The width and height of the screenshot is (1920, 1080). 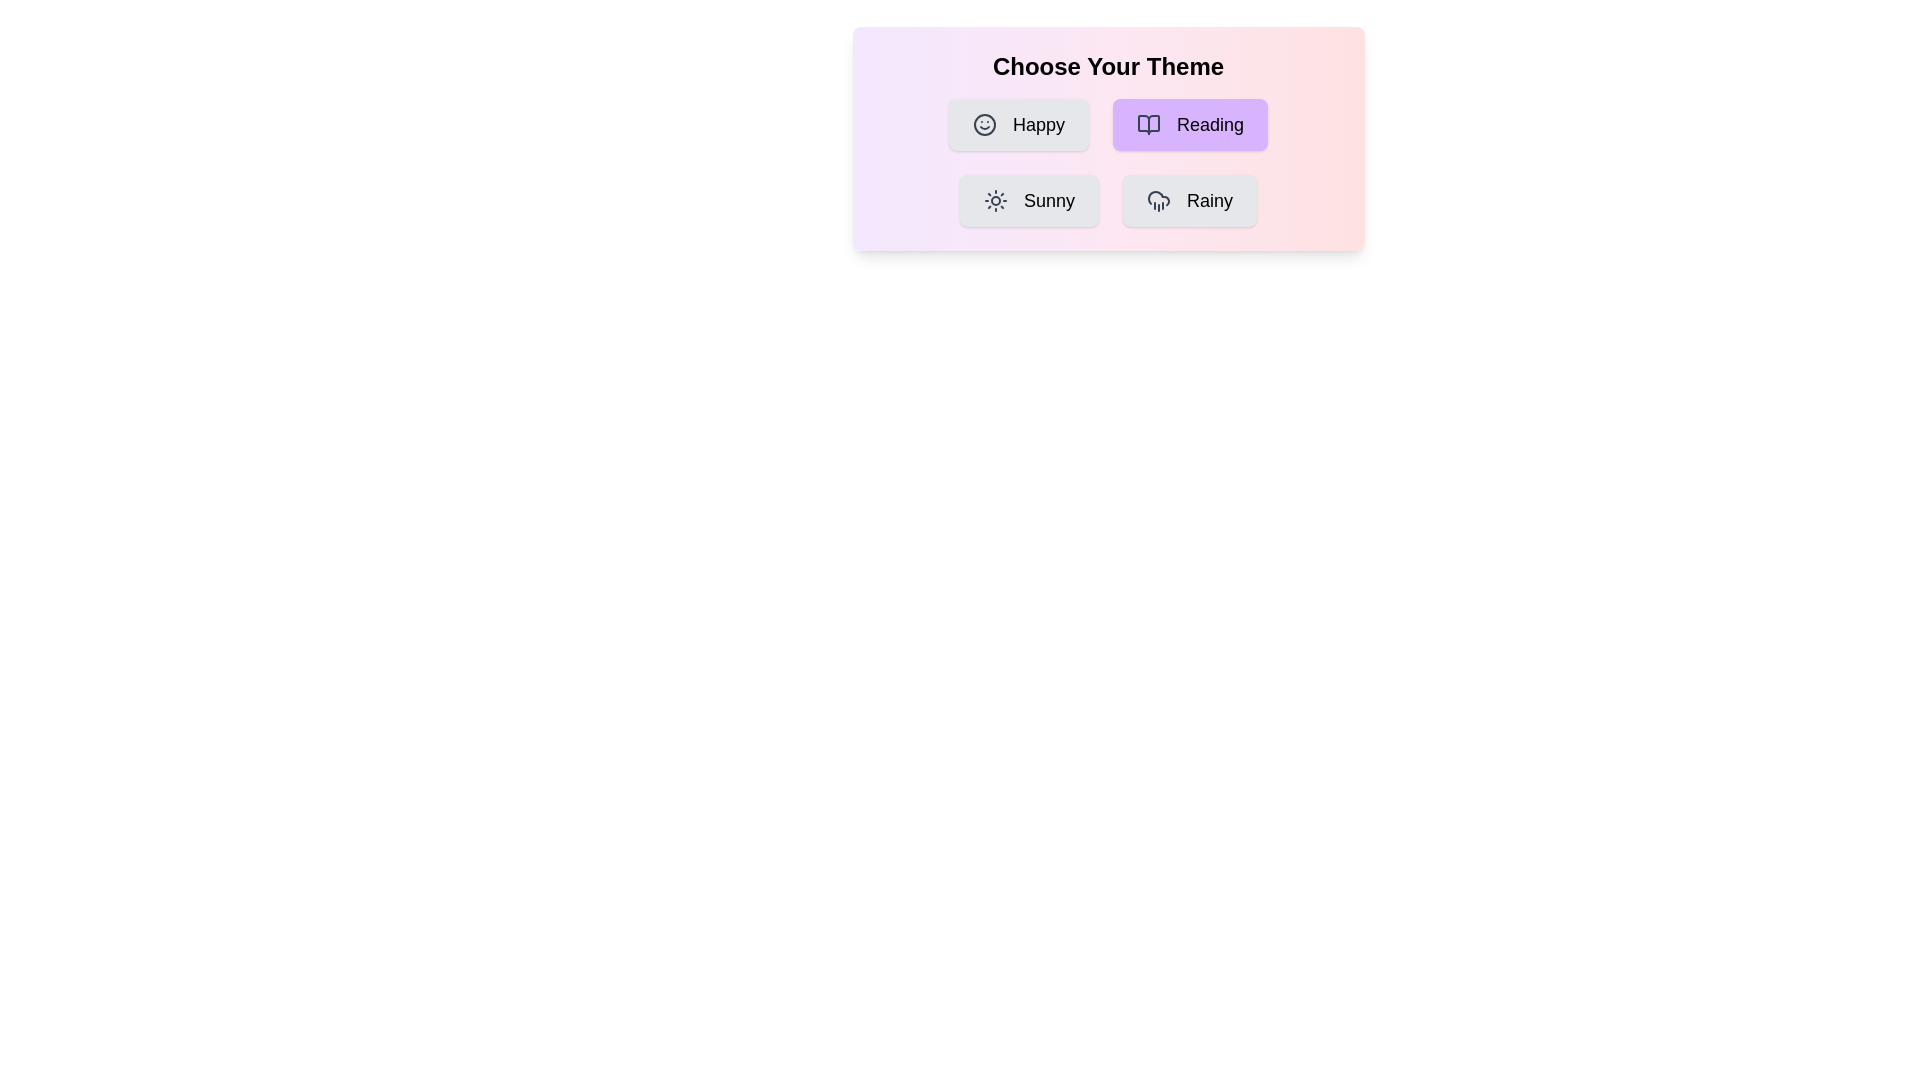 I want to click on the theme Rainy by clicking on its button, so click(x=1190, y=200).